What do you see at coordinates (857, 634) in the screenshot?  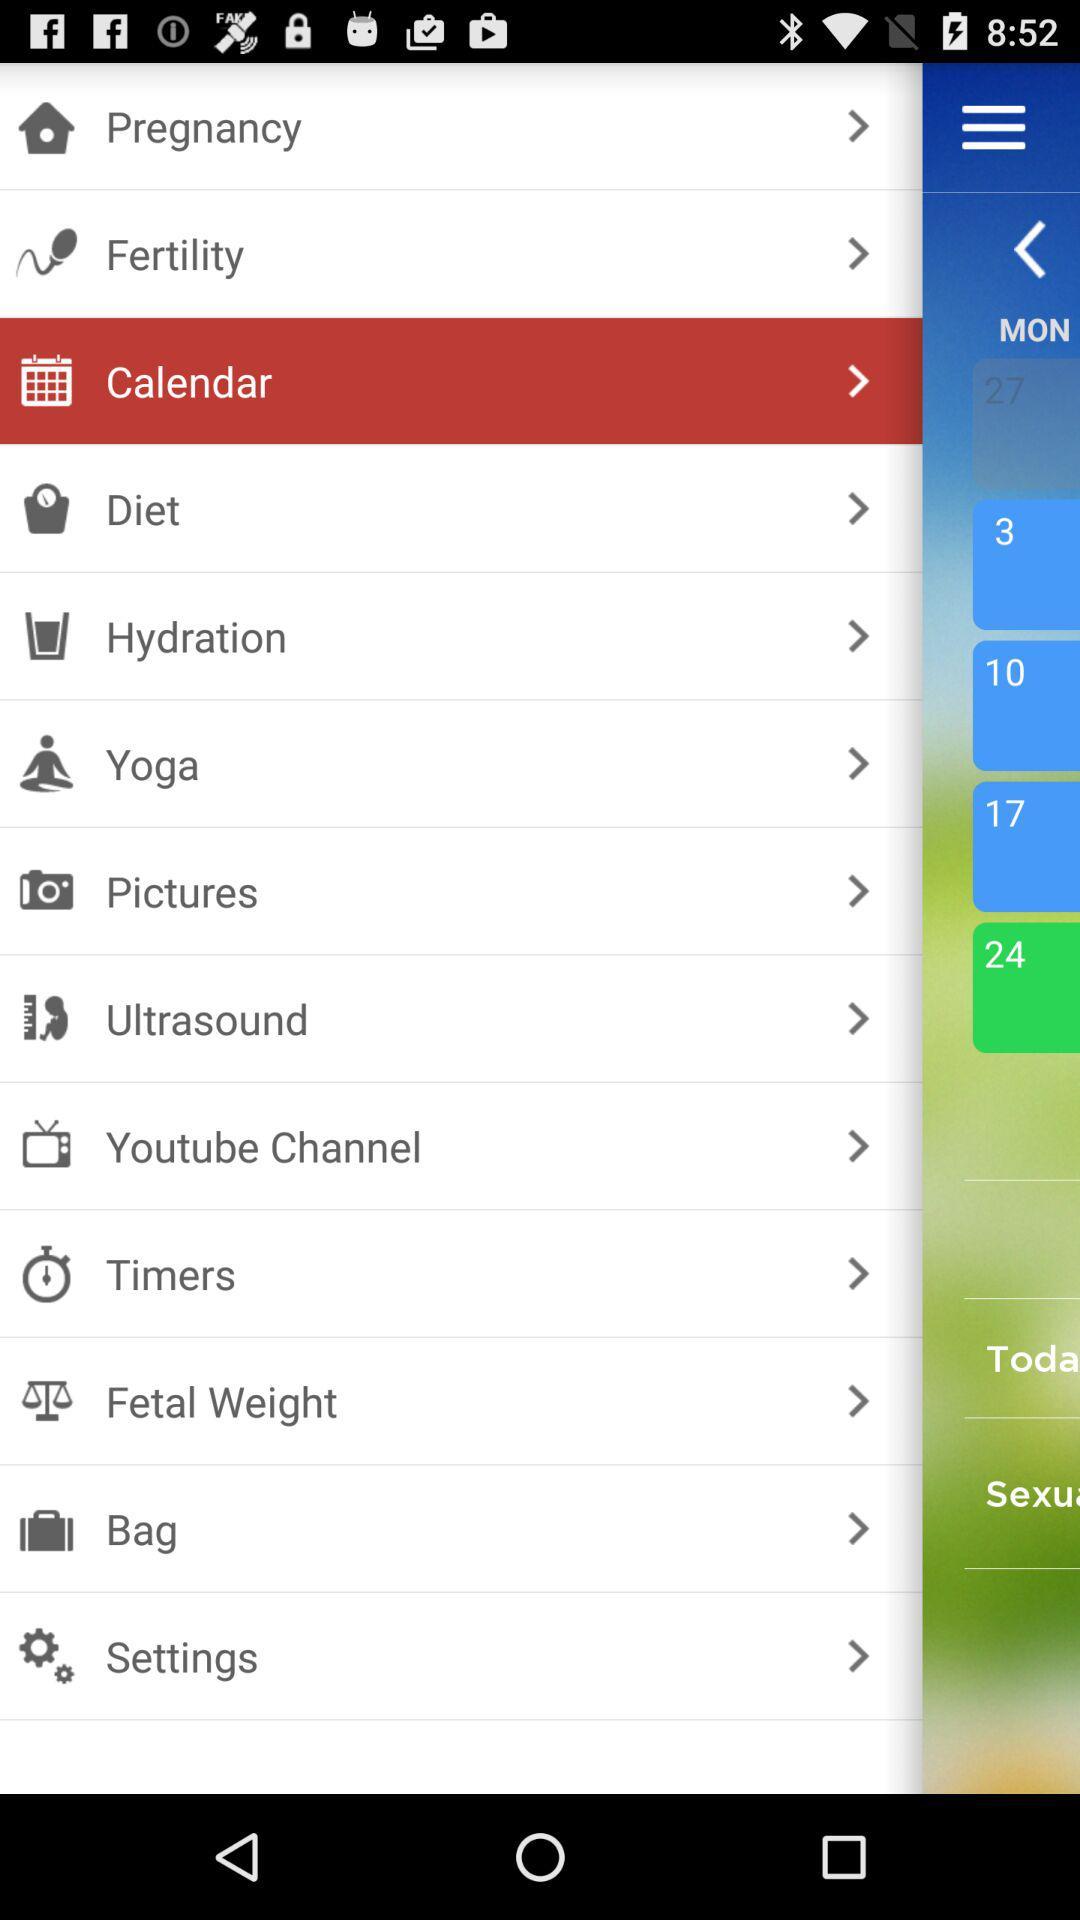 I see `the icon next to the 3` at bounding box center [857, 634].